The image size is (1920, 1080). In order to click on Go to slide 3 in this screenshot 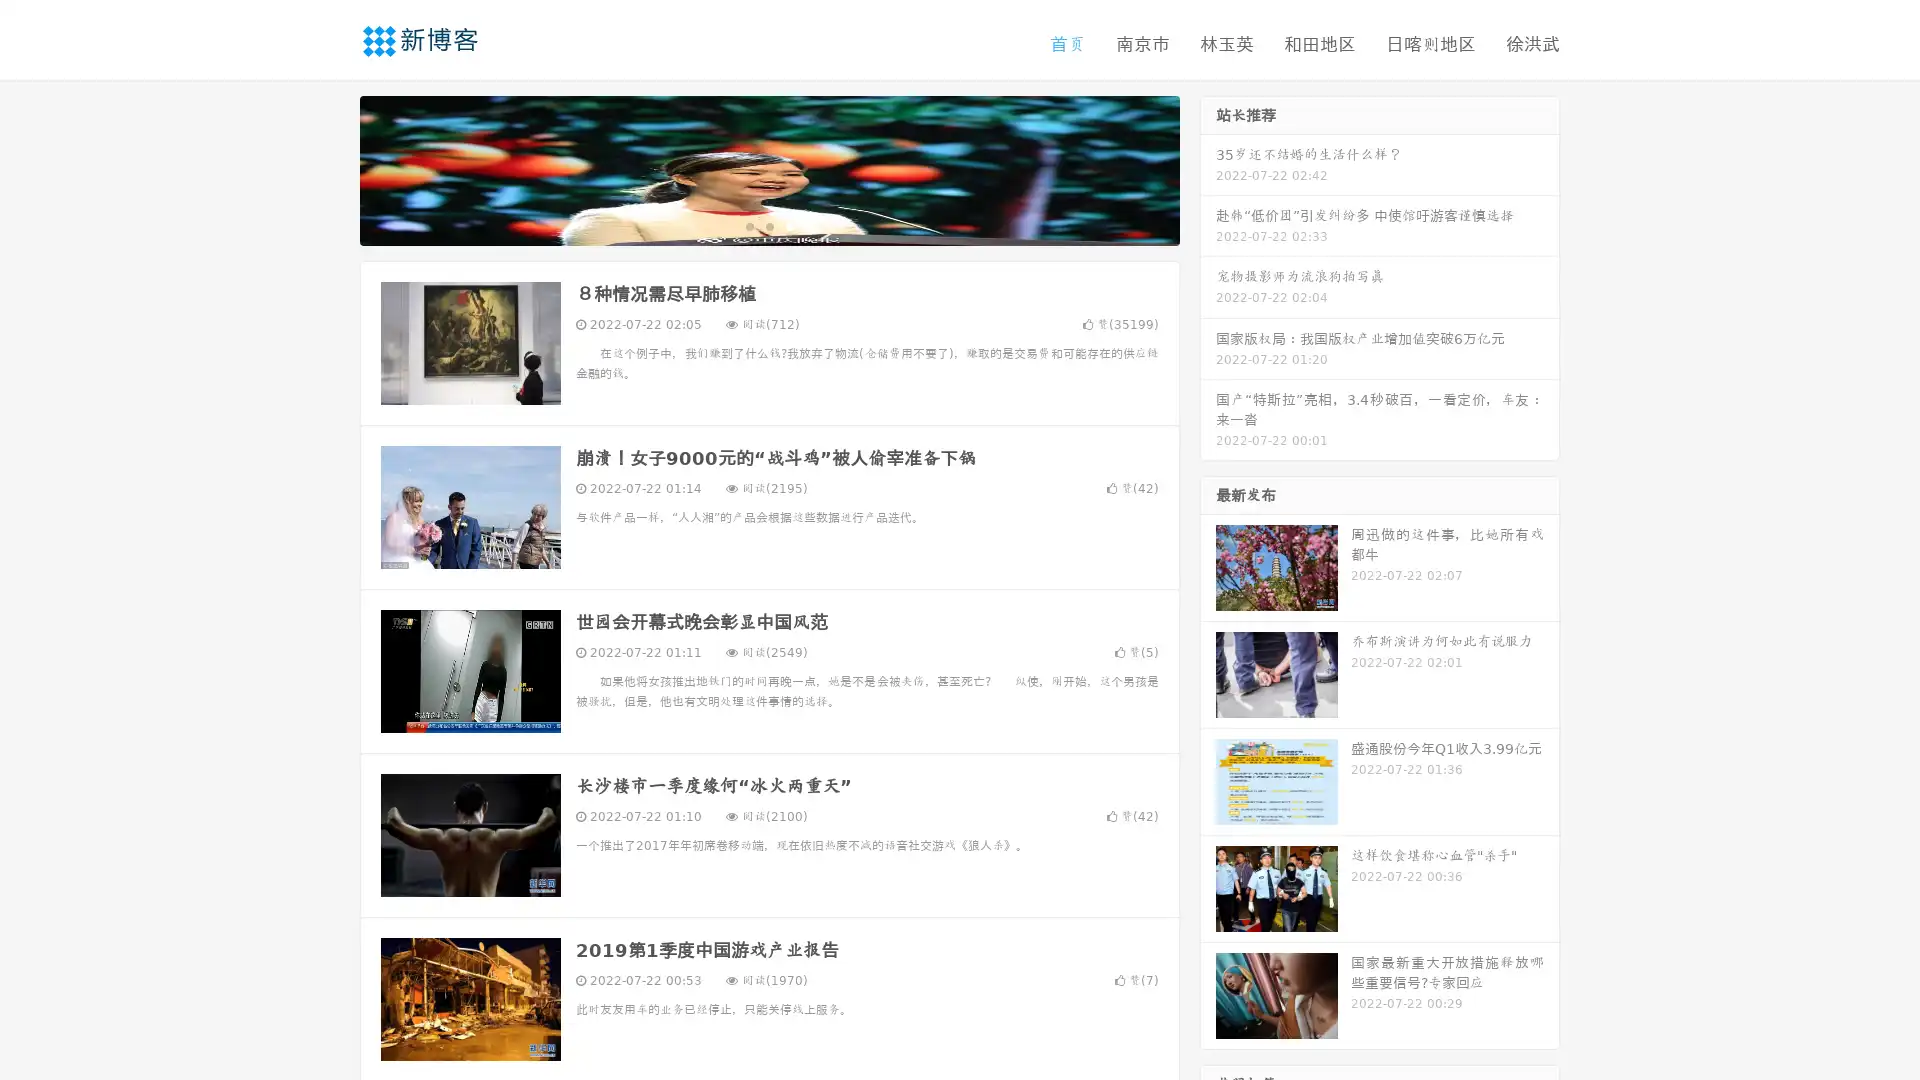, I will do `click(789, 225)`.